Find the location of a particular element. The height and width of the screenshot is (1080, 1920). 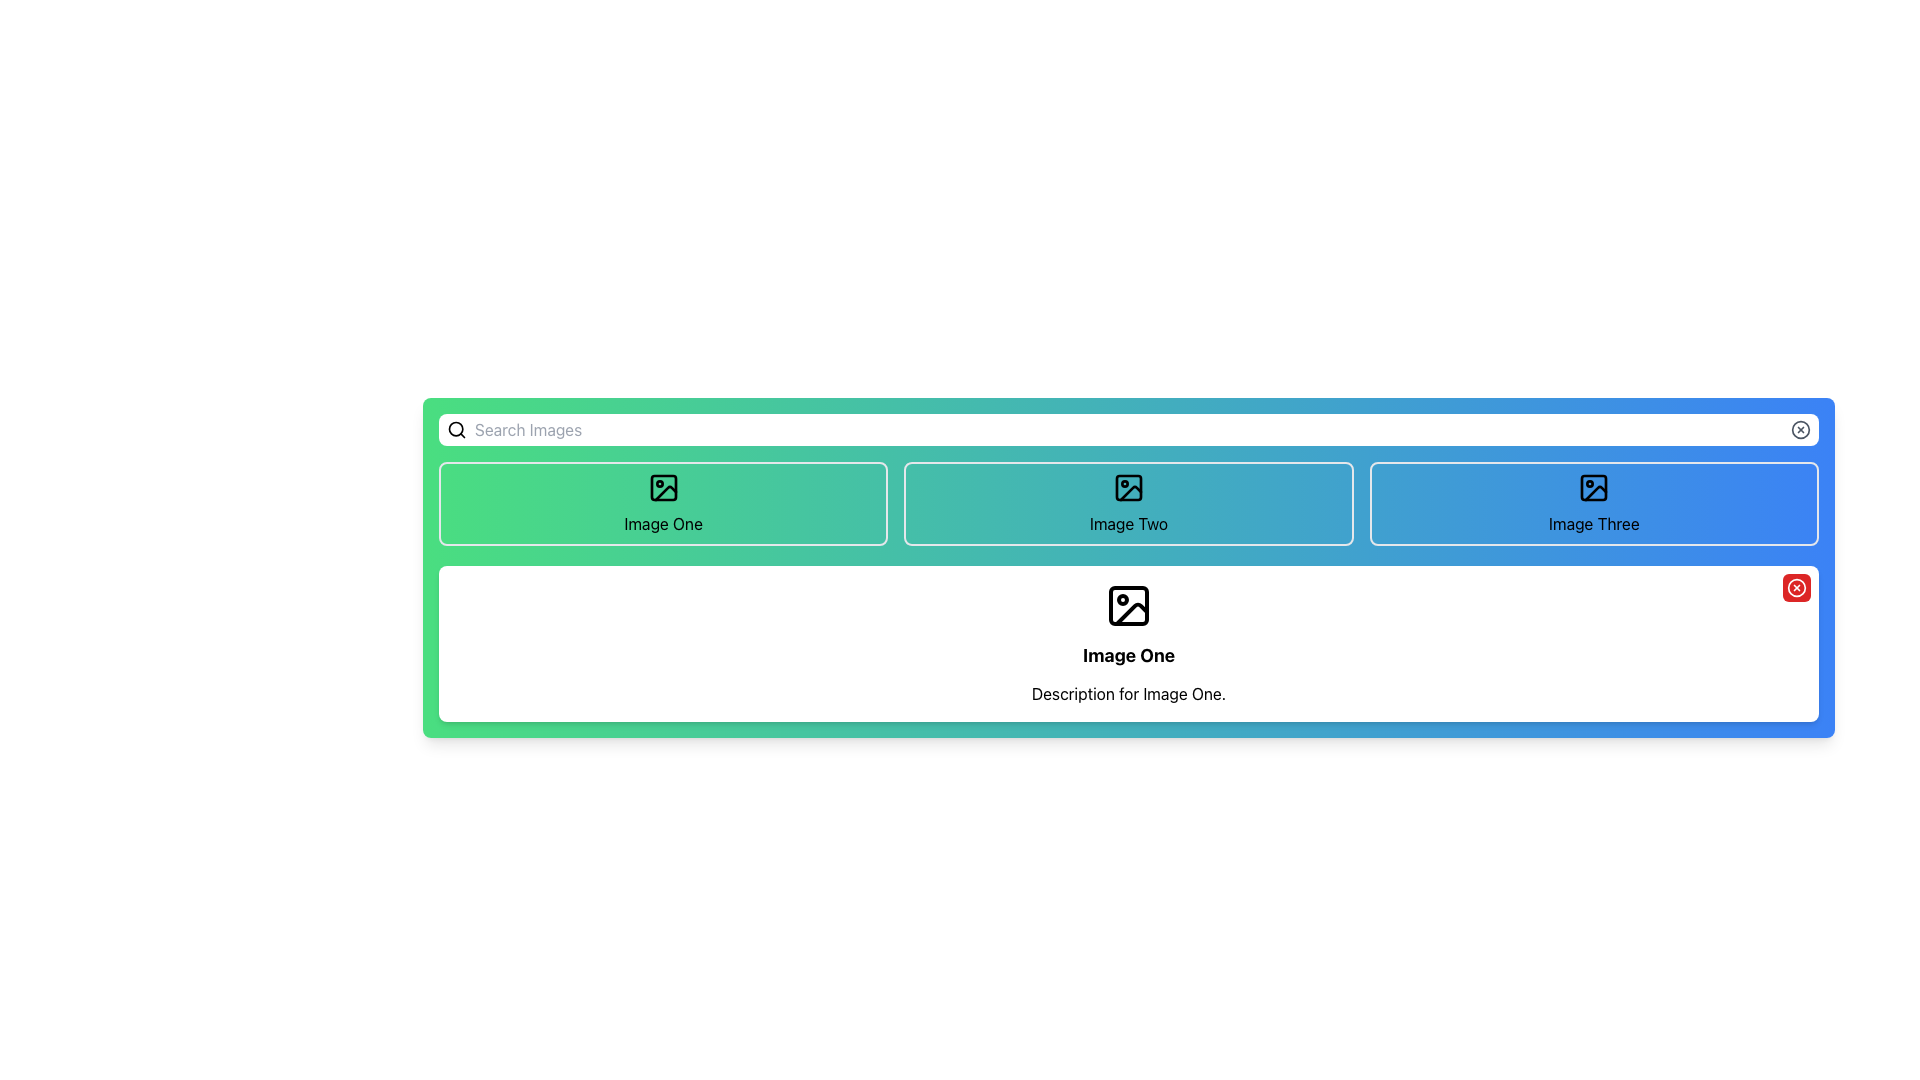

the text label displaying 'Image One', which is part of a green background gradient section and positioned below the image icon is located at coordinates (663, 523).